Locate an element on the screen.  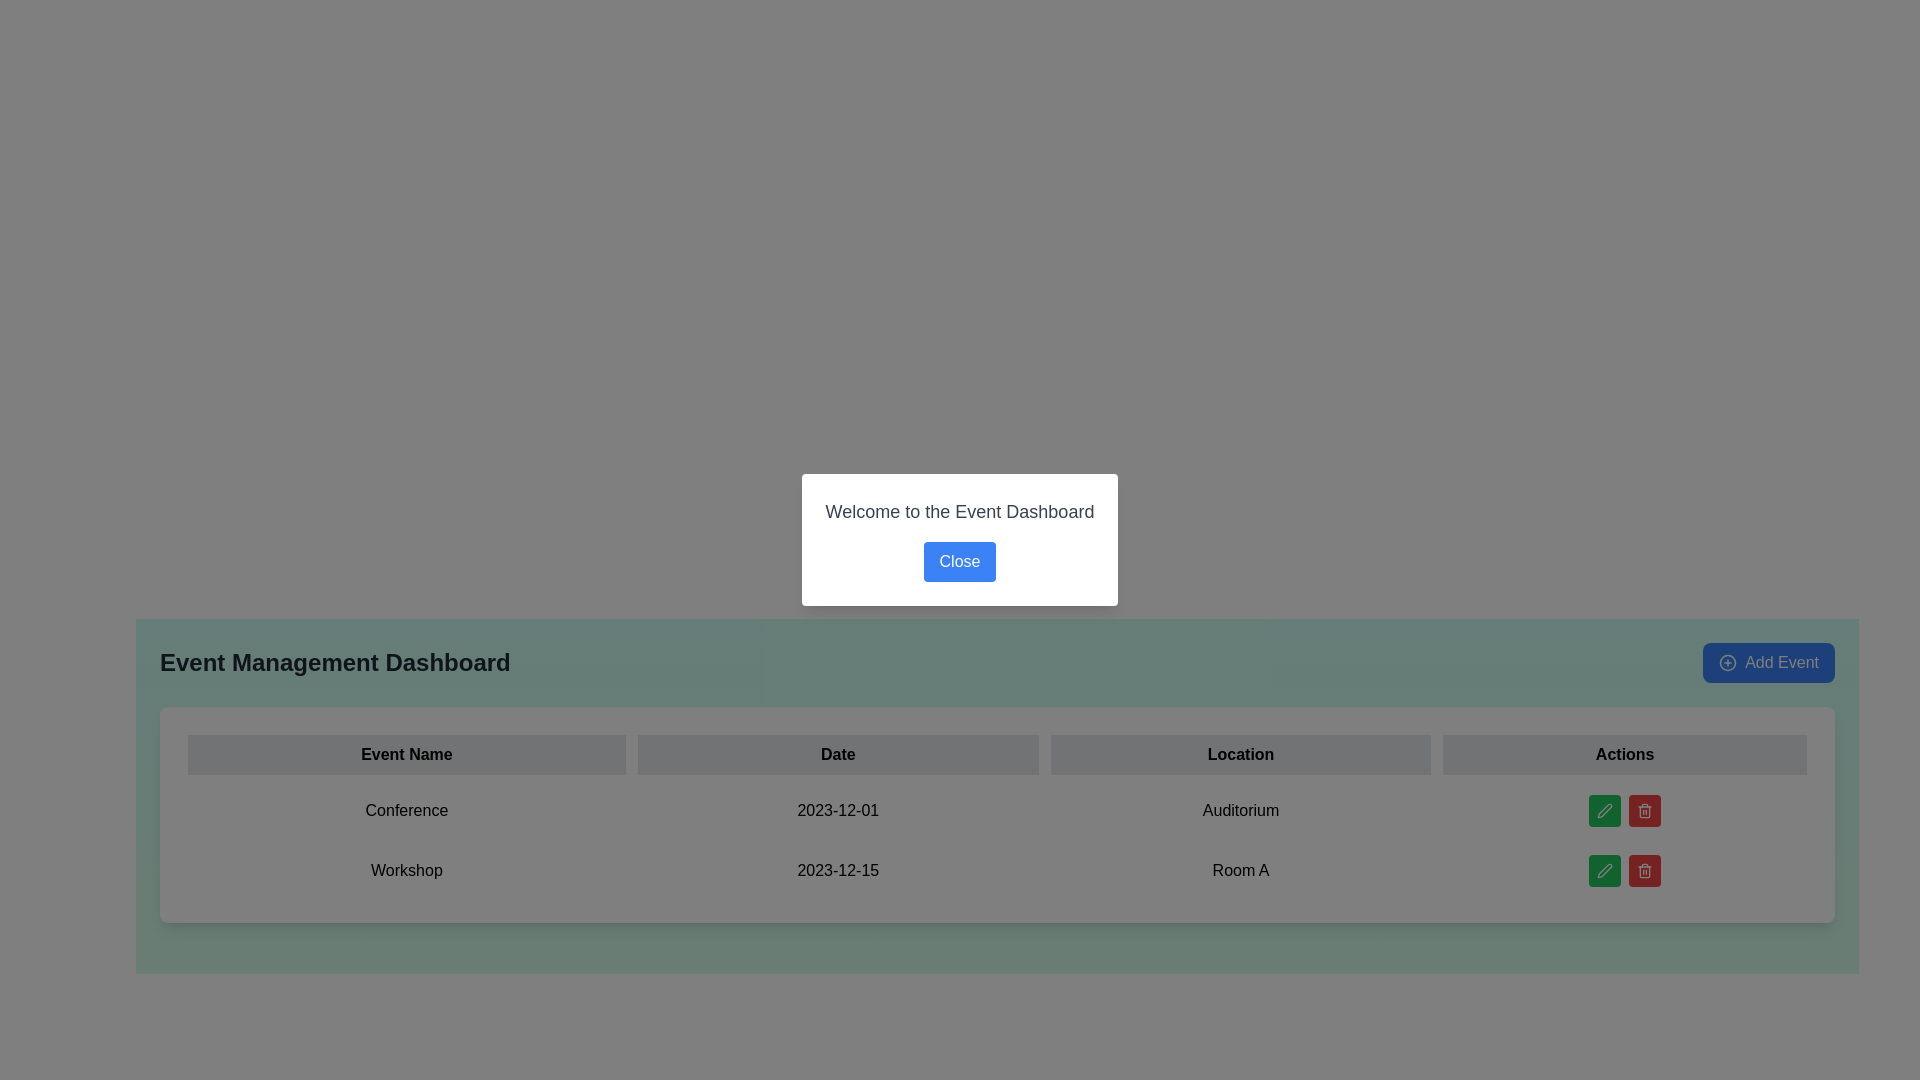
the green edit button with a white pen icon in the 'Actions' column of the second row titled 'Workshop' is located at coordinates (1605, 870).